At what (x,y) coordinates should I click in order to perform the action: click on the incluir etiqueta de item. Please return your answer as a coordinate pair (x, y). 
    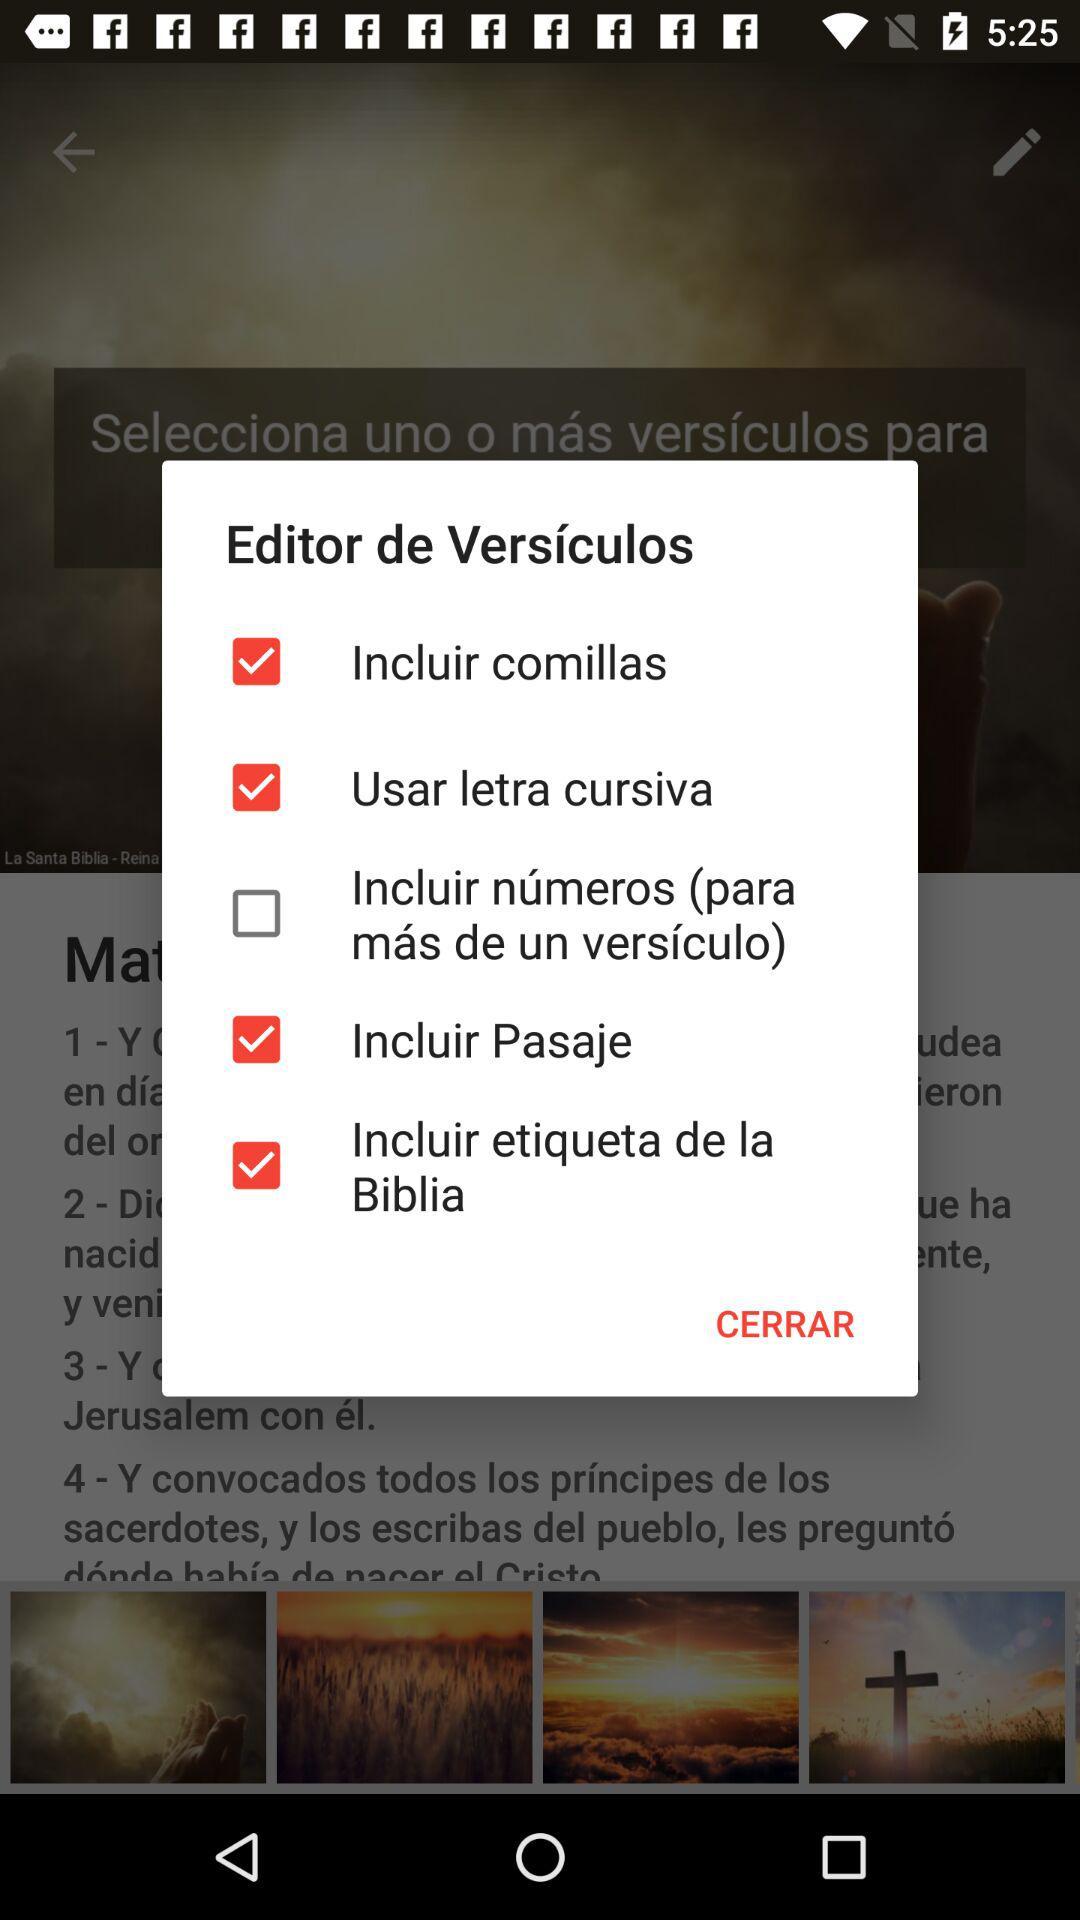
    Looking at the image, I should click on (540, 1165).